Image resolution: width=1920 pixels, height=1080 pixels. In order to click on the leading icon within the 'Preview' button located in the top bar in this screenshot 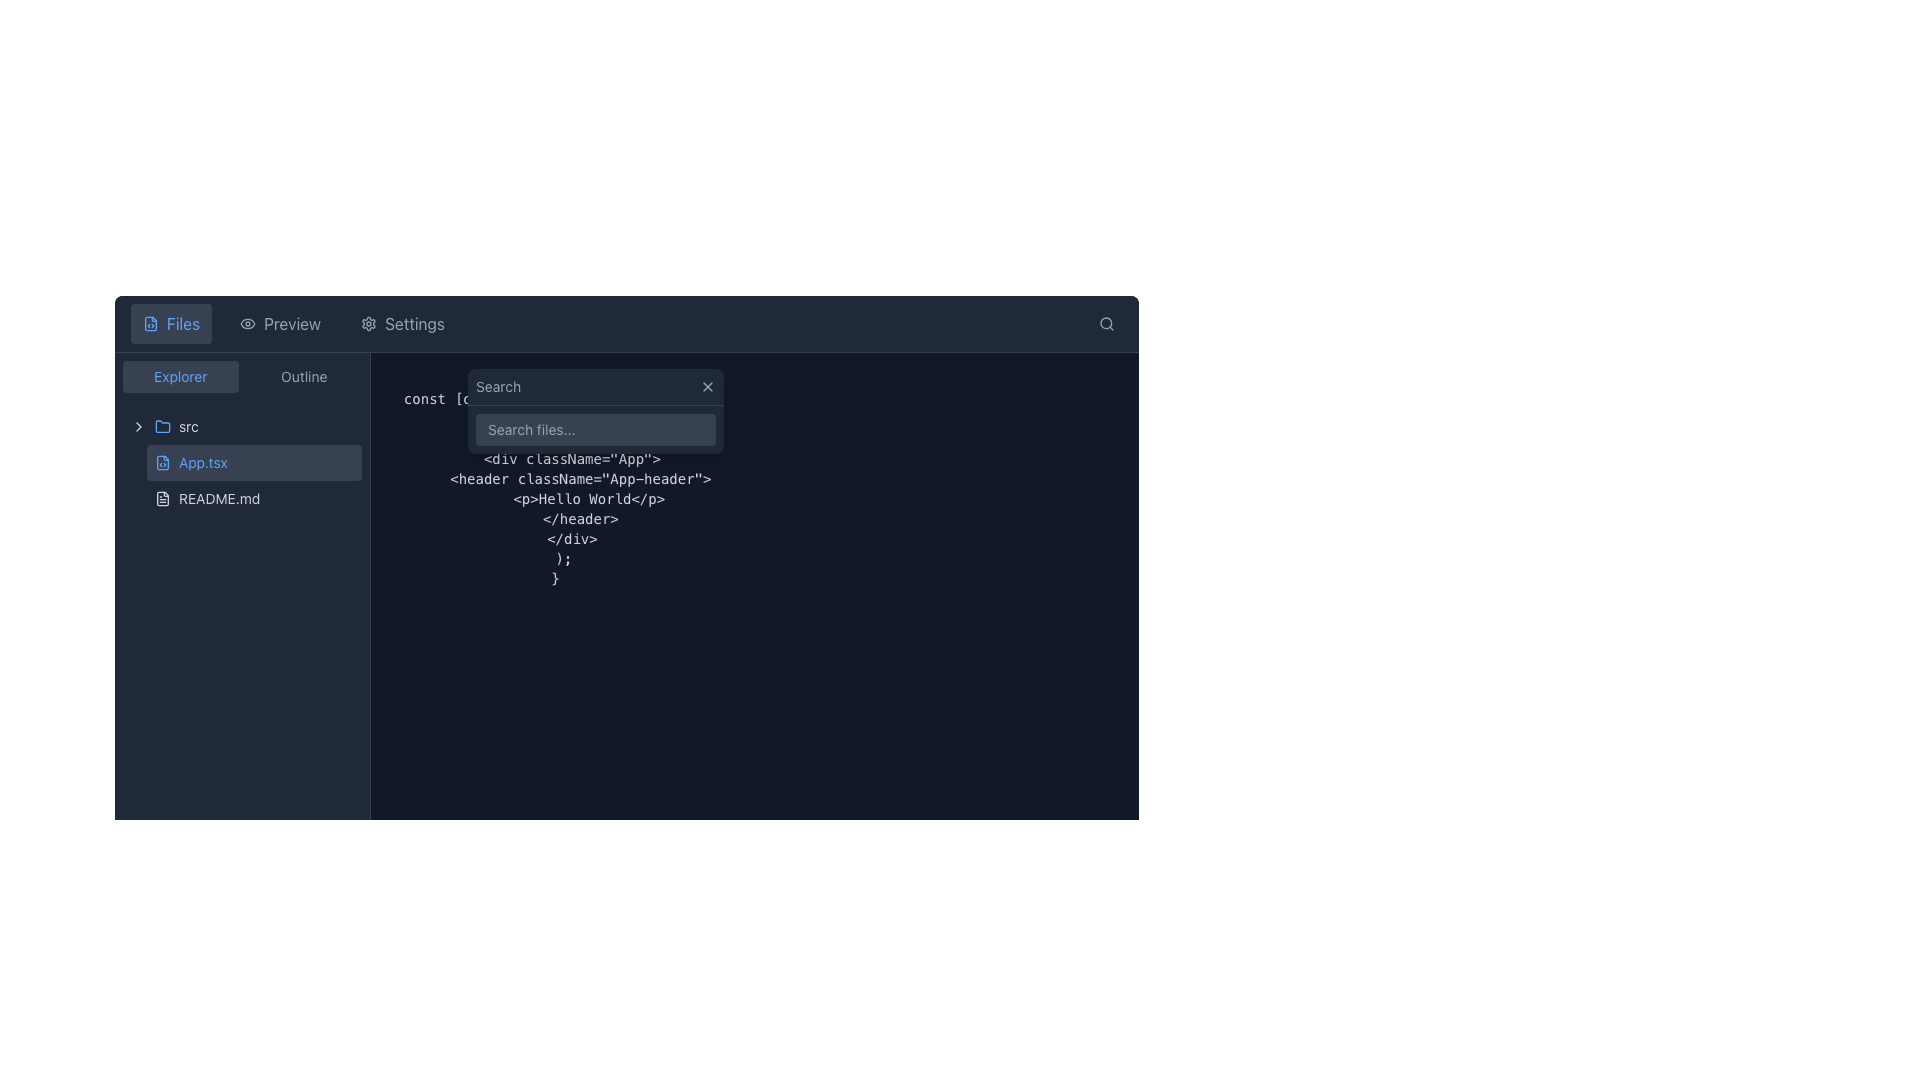, I will do `click(247, 323)`.